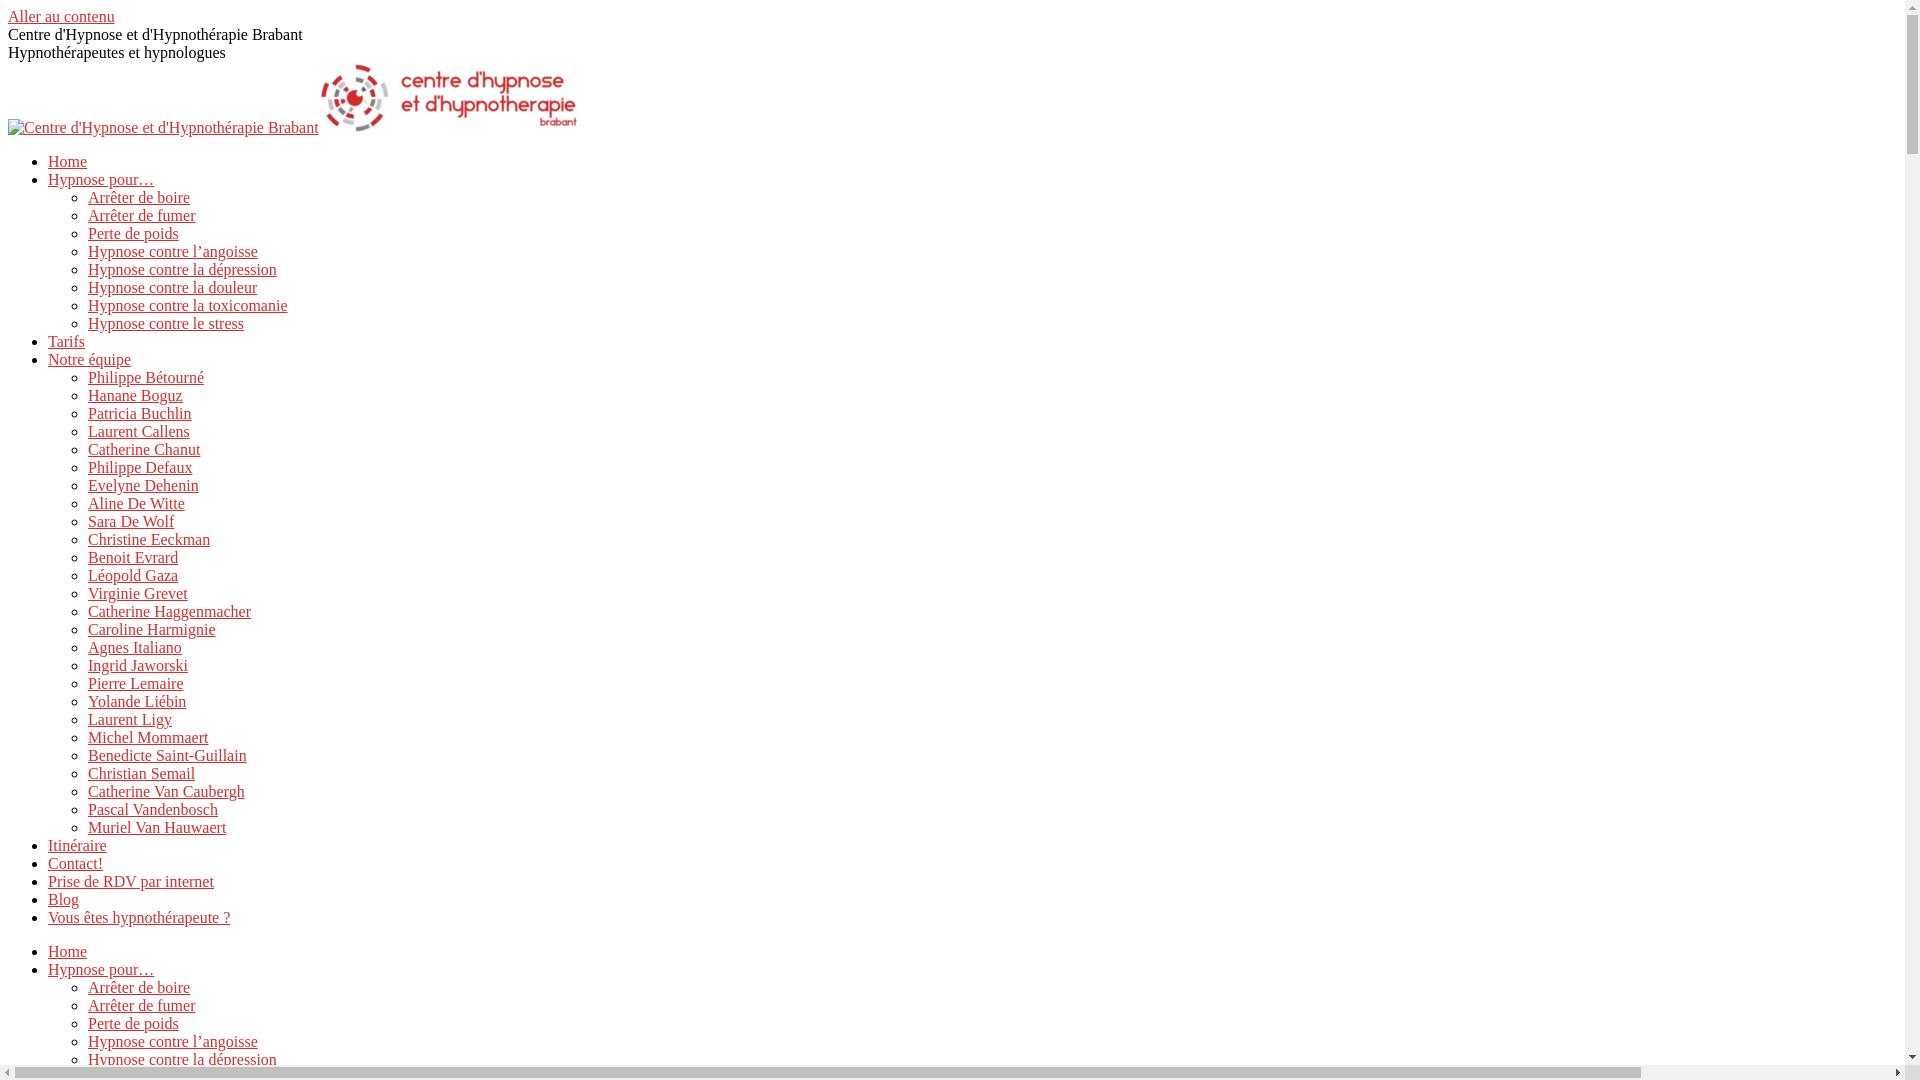 Image resolution: width=1920 pixels, height=1080 pixels. What do you see at coordinates (138, 467) in the screenshot?
I see `'Philippe Defaux'` at bounding box center [138, 467].